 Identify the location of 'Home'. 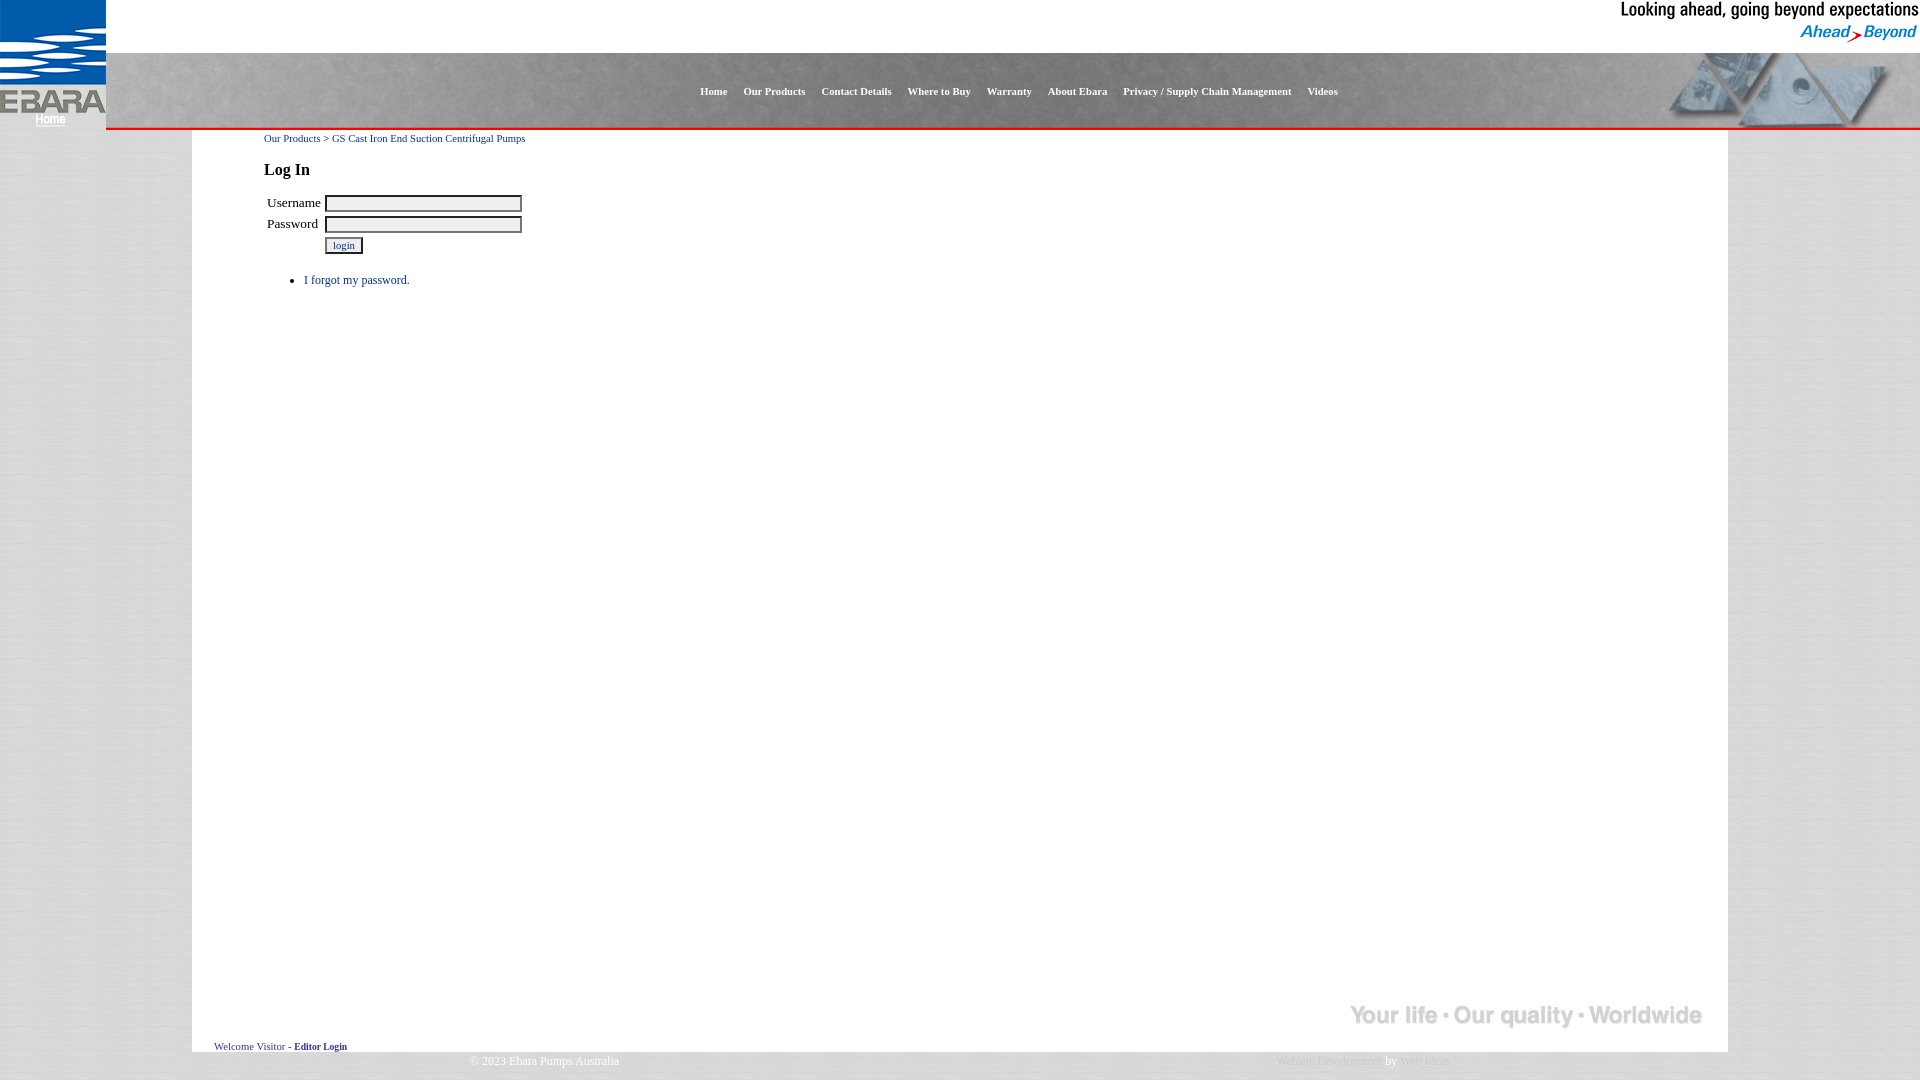
(713, 91).